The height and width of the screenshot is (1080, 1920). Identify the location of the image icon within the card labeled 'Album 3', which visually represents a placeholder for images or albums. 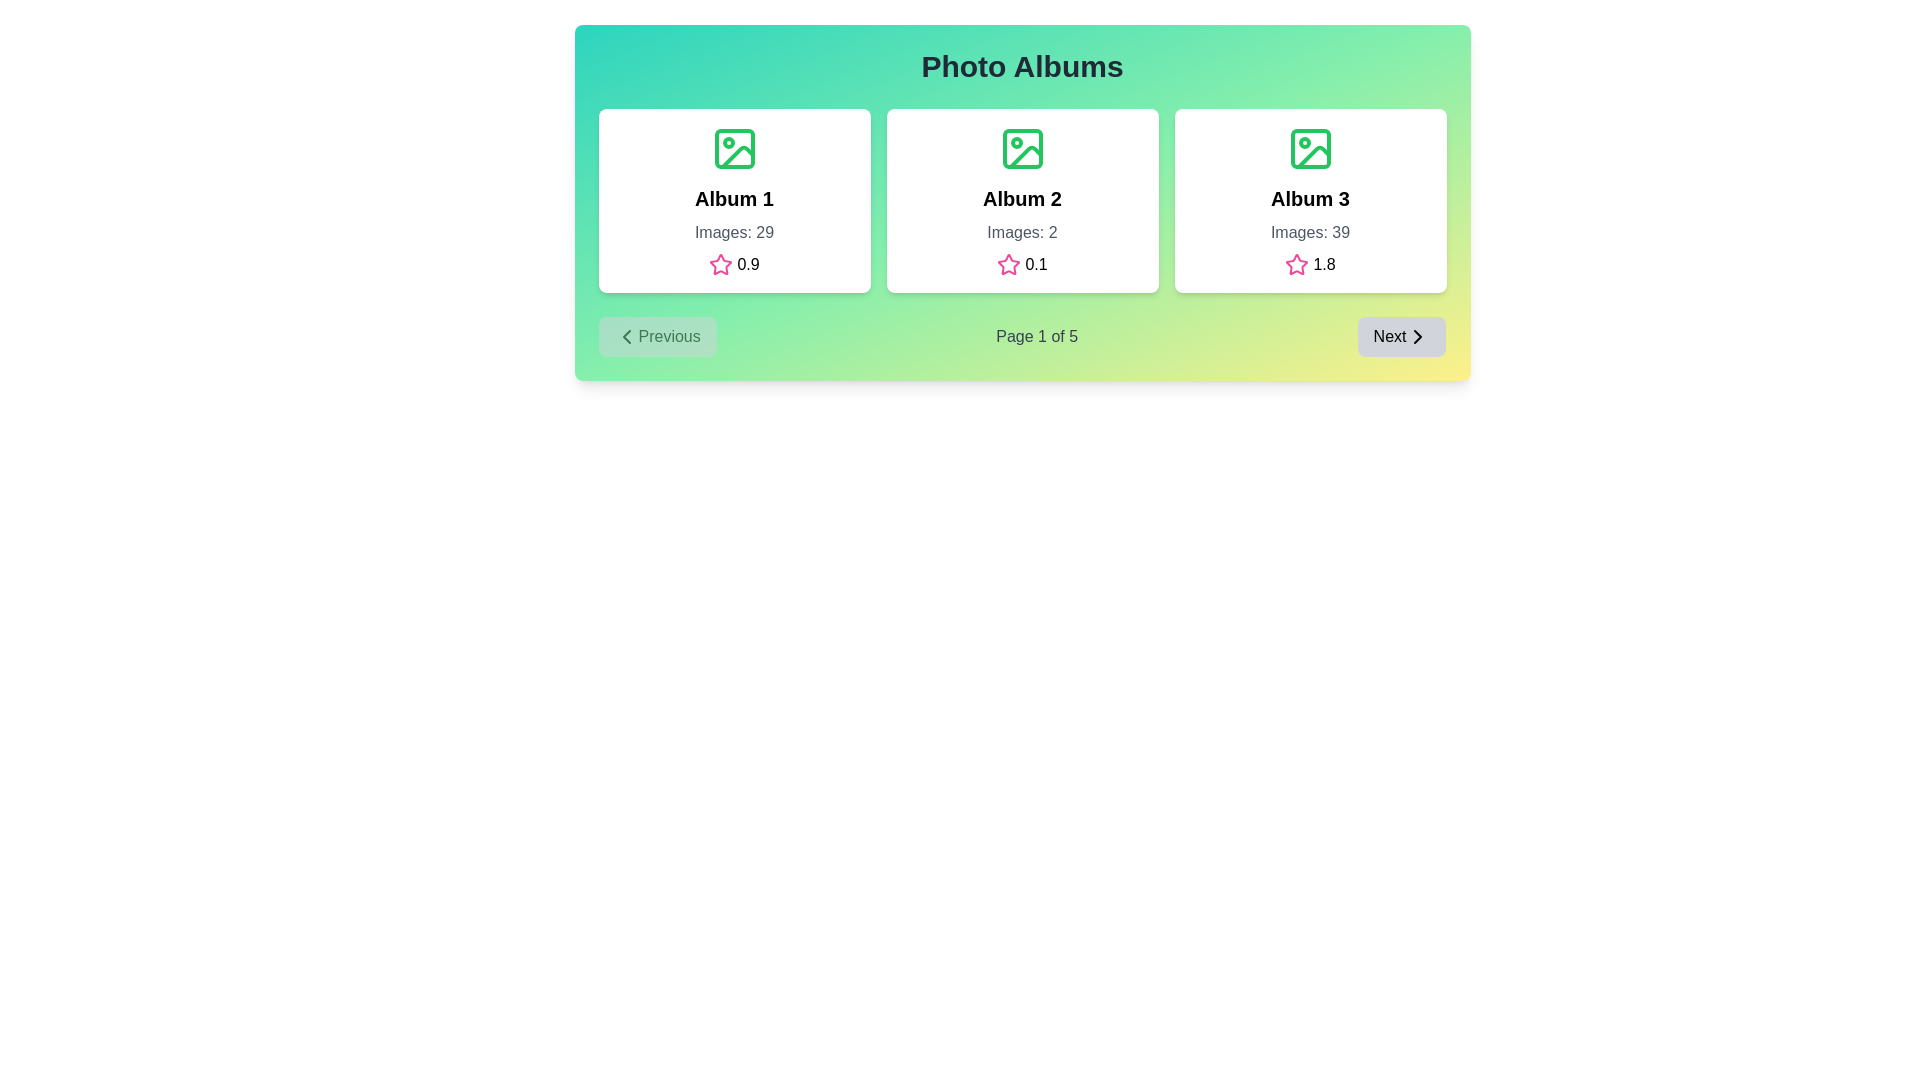
(1310, 148).